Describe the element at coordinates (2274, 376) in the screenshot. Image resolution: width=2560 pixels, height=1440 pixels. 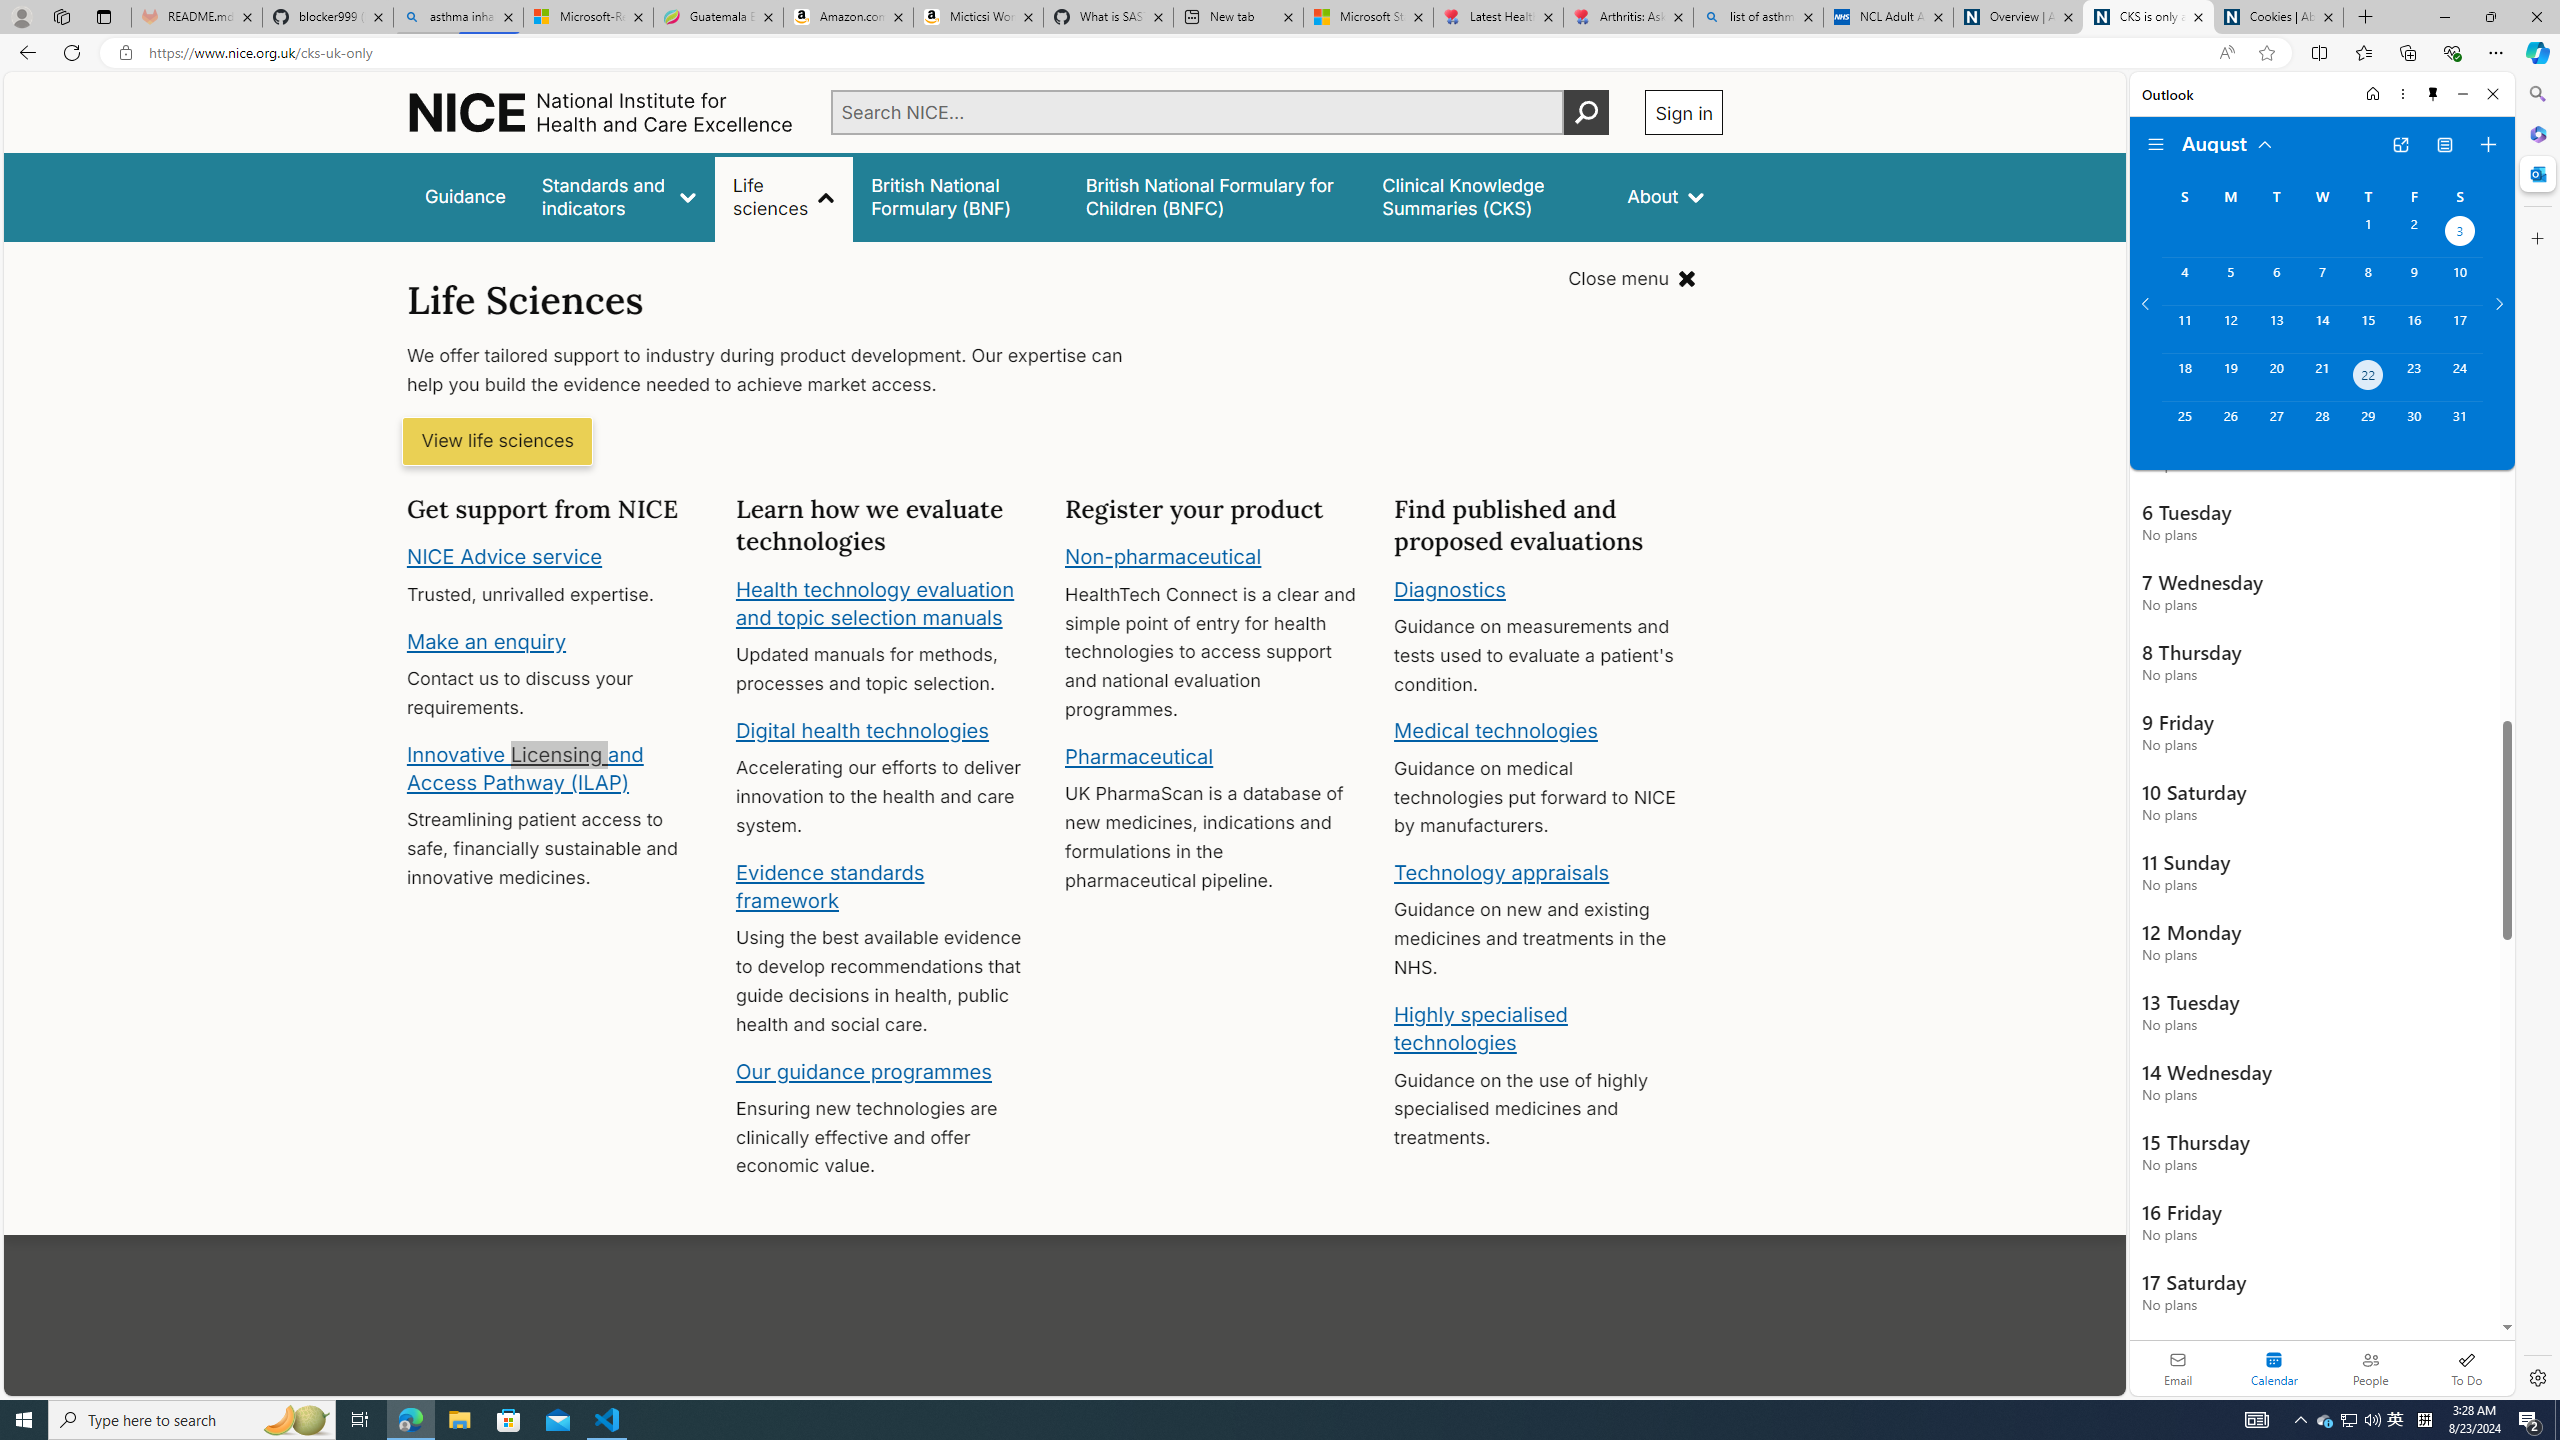
I see `'Tuesday, August 20, 2024. '` at that location.